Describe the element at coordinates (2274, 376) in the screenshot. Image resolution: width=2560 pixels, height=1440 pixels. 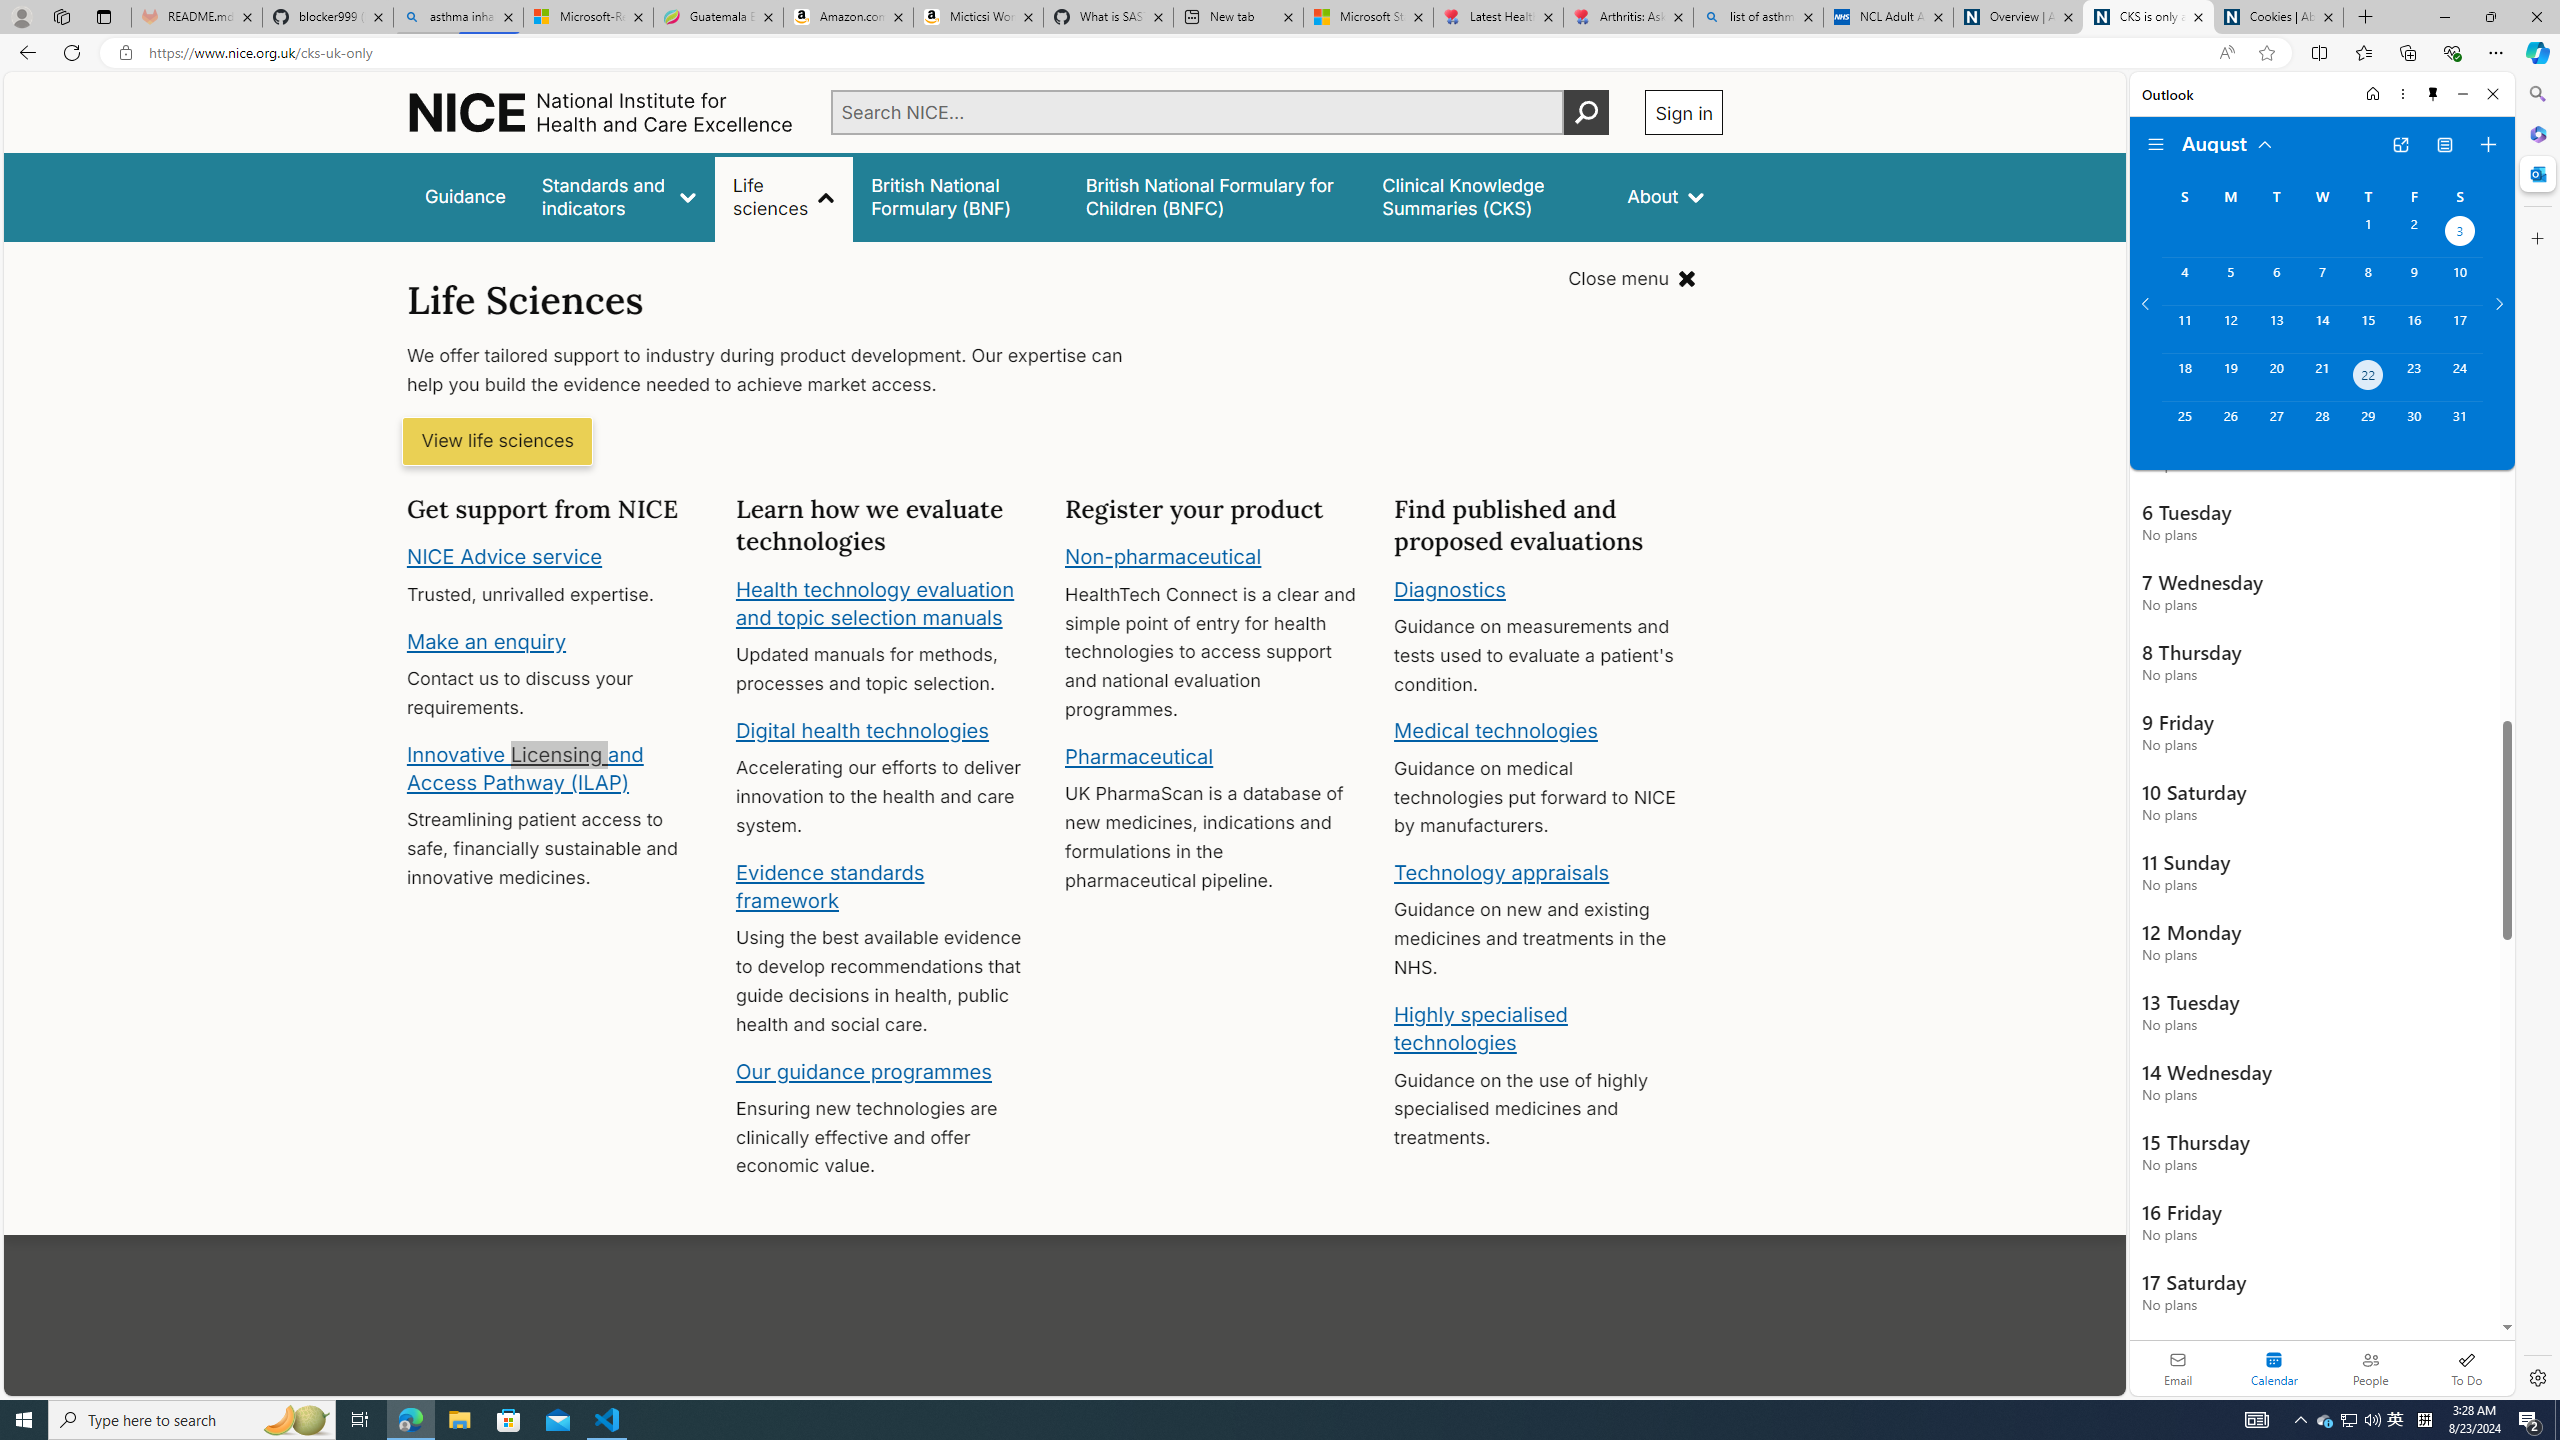
I see `'Tuesday, August 20, 2024. '` at that location.